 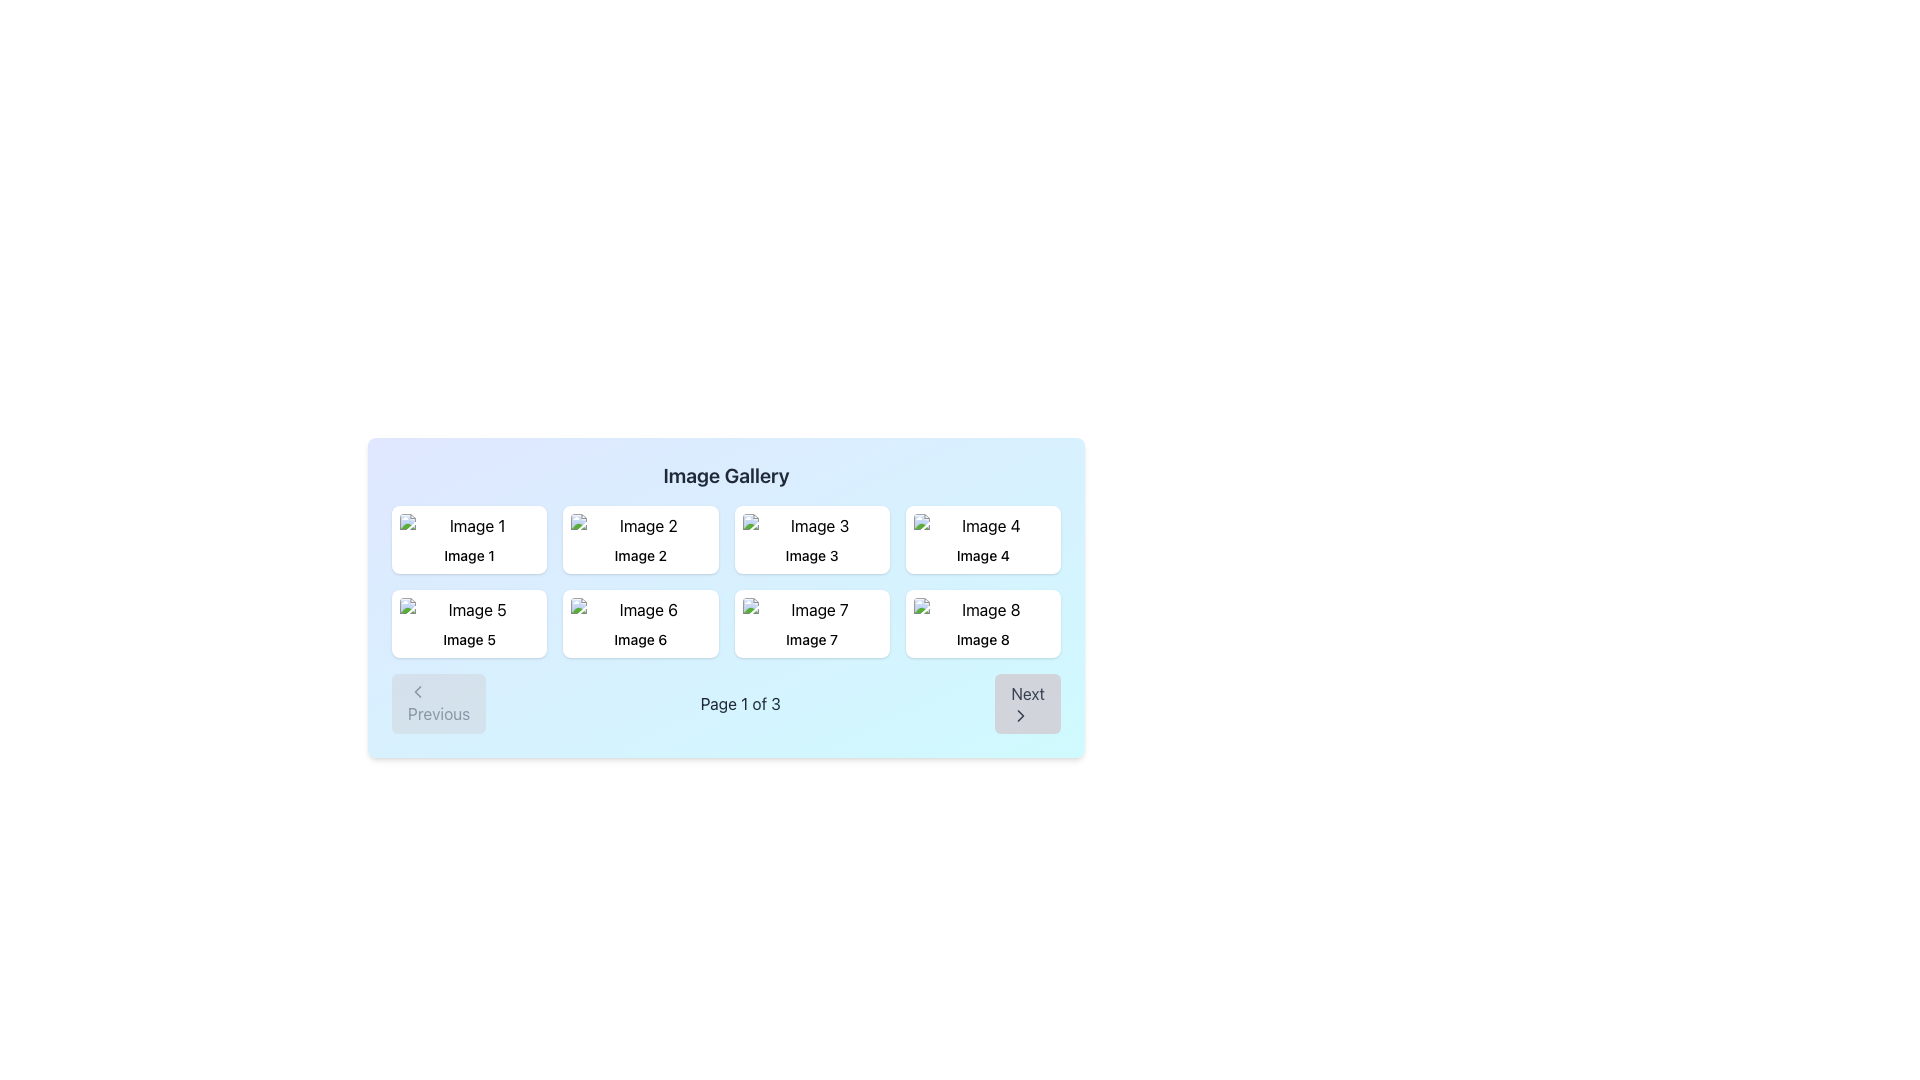 I want to click on the text label displaying 'Image 3', which is positioned in the third position of the top row within the image gallery grid, beneath the image placeholder labeled 'Image 3', so click(x=812, y=555).